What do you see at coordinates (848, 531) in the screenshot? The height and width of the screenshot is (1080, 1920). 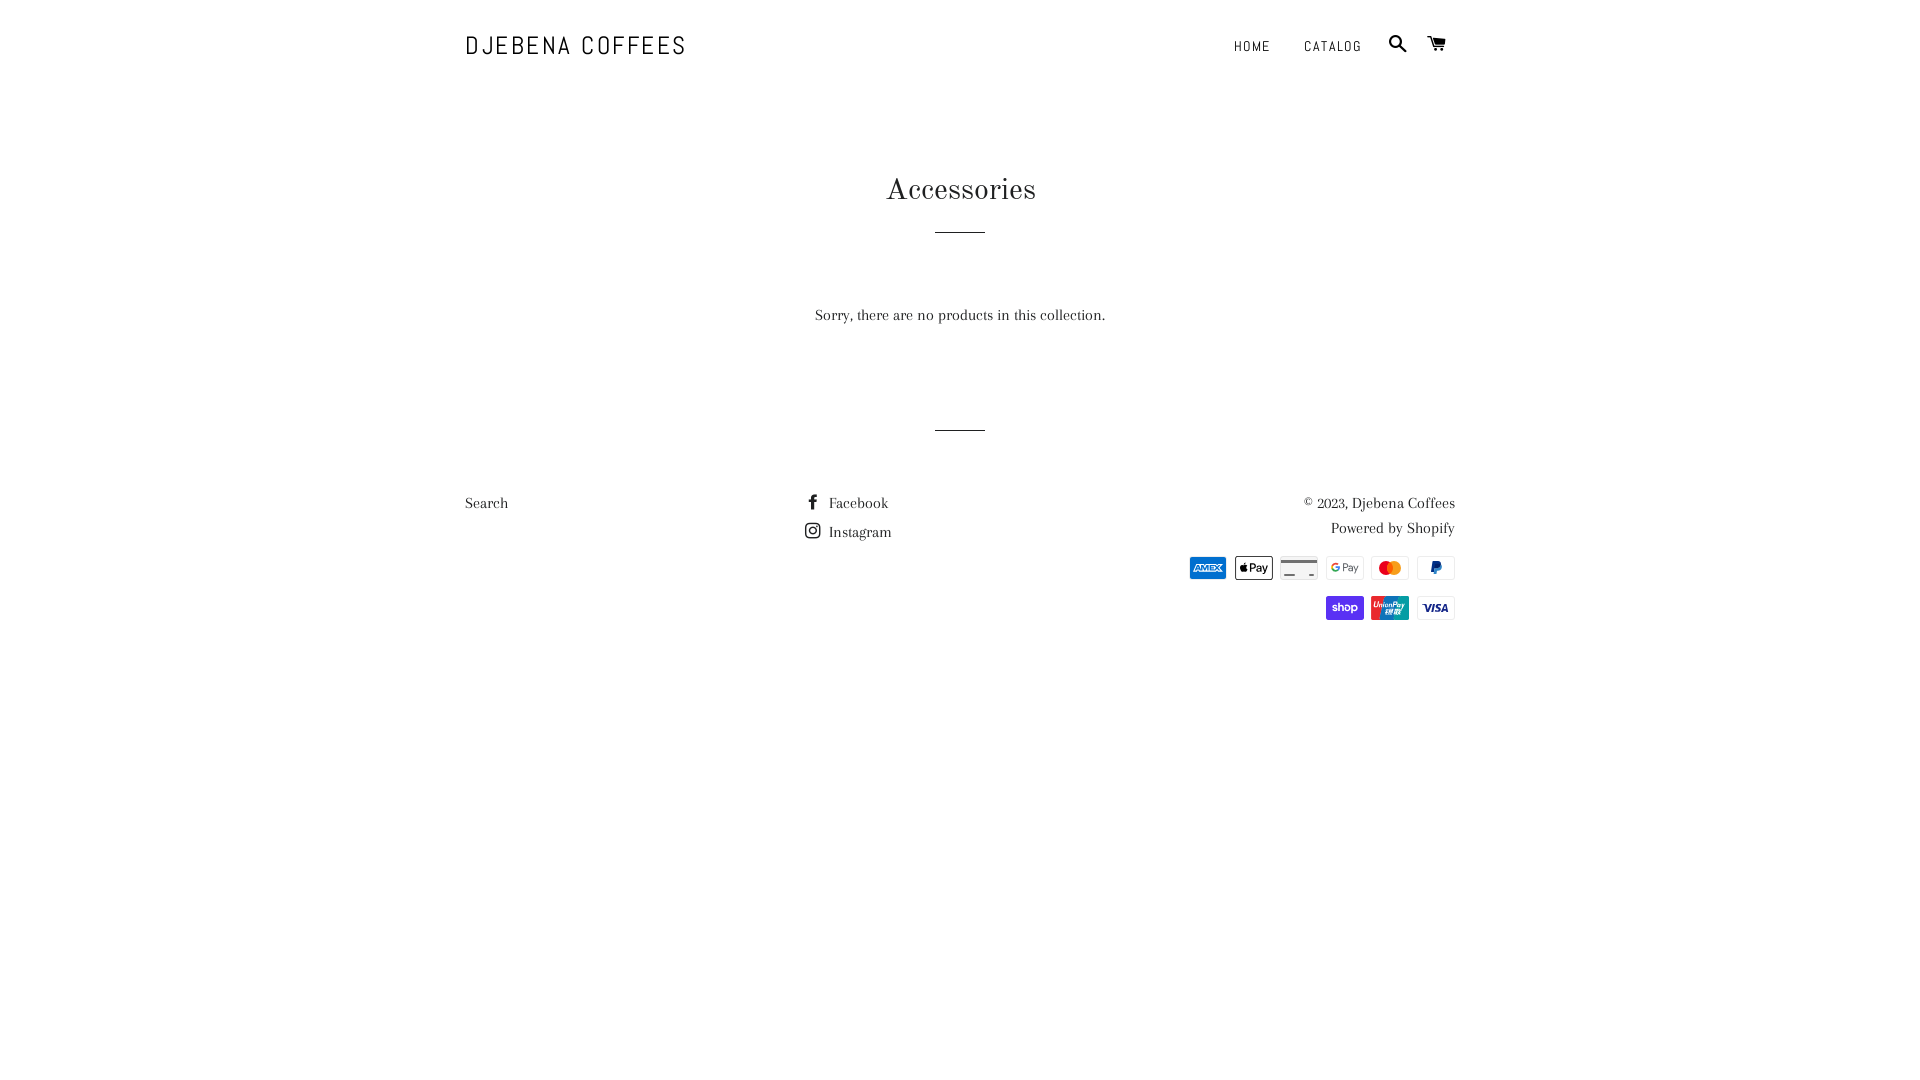 I see `'Instagram'` at bounding box center [848, 531].